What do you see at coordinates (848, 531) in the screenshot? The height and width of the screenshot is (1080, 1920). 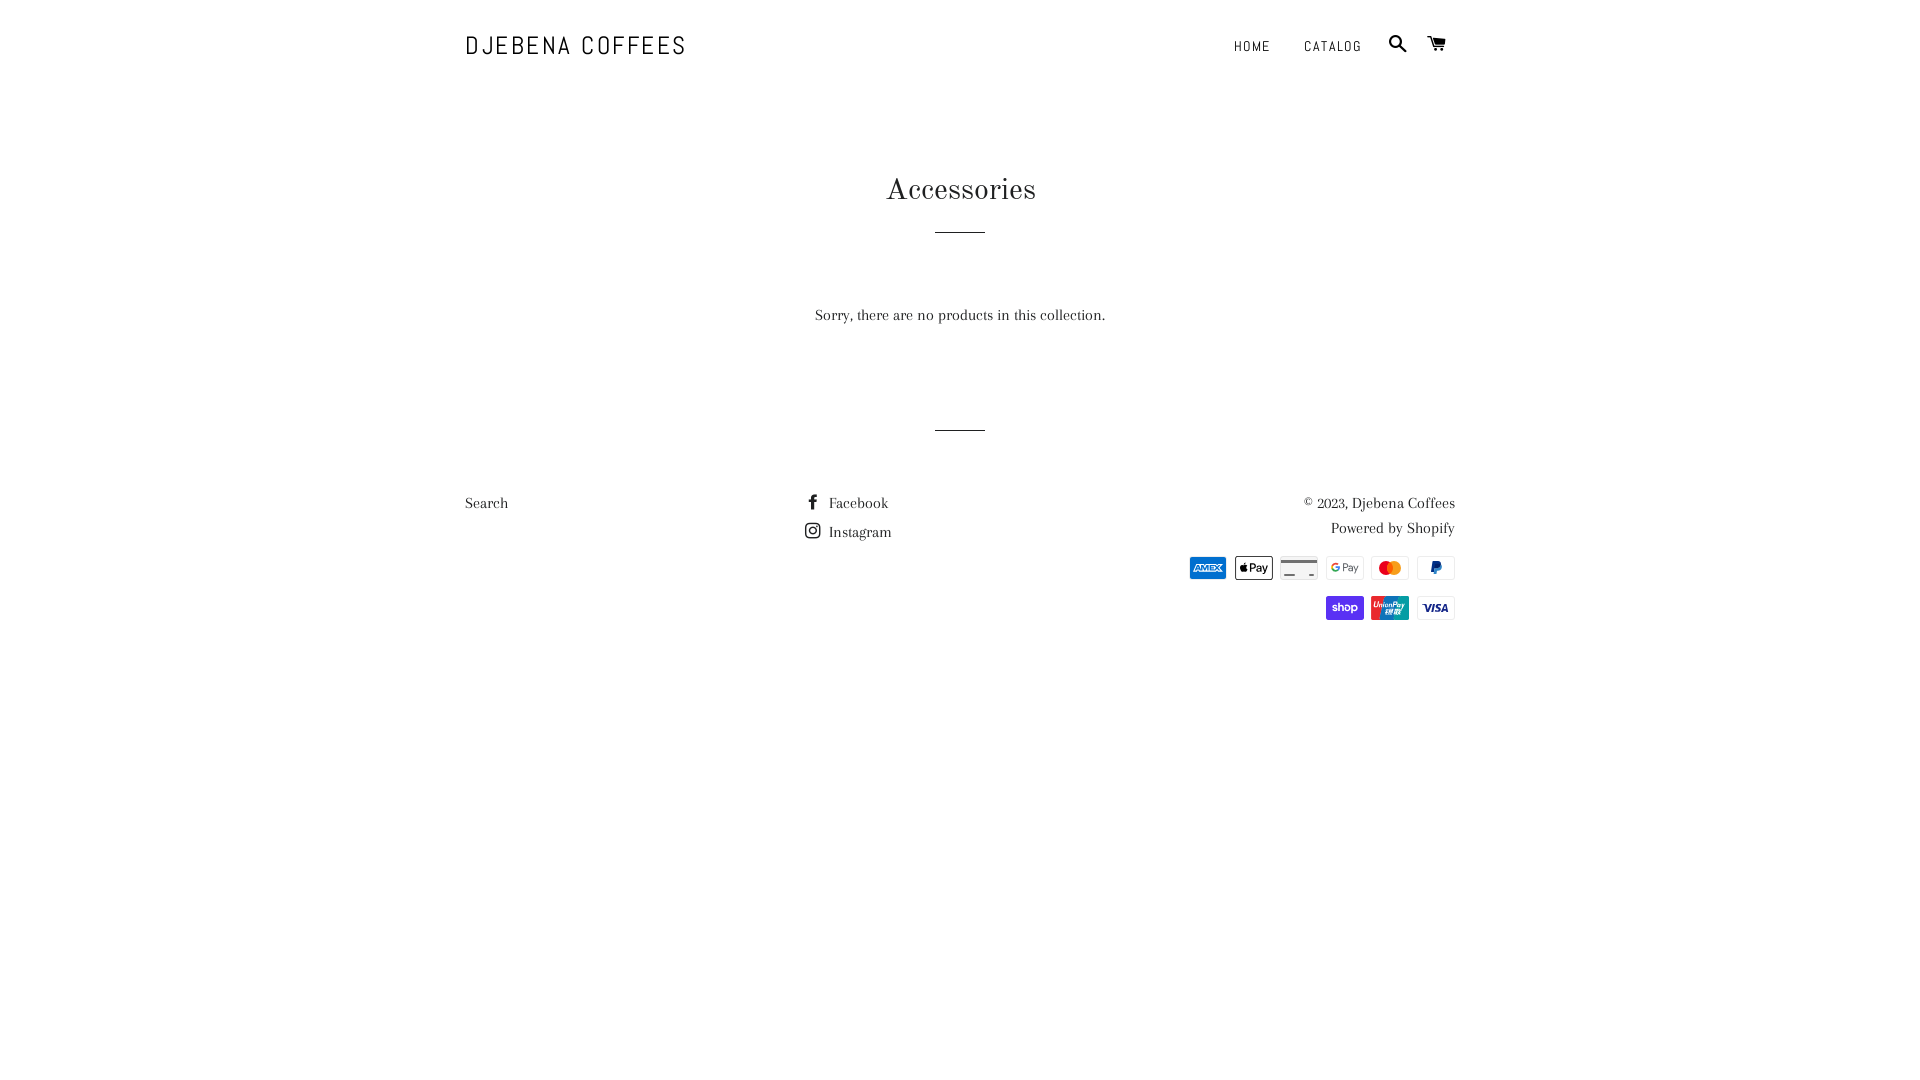 I see `'Instagram'` at bounding box center [848, 531].